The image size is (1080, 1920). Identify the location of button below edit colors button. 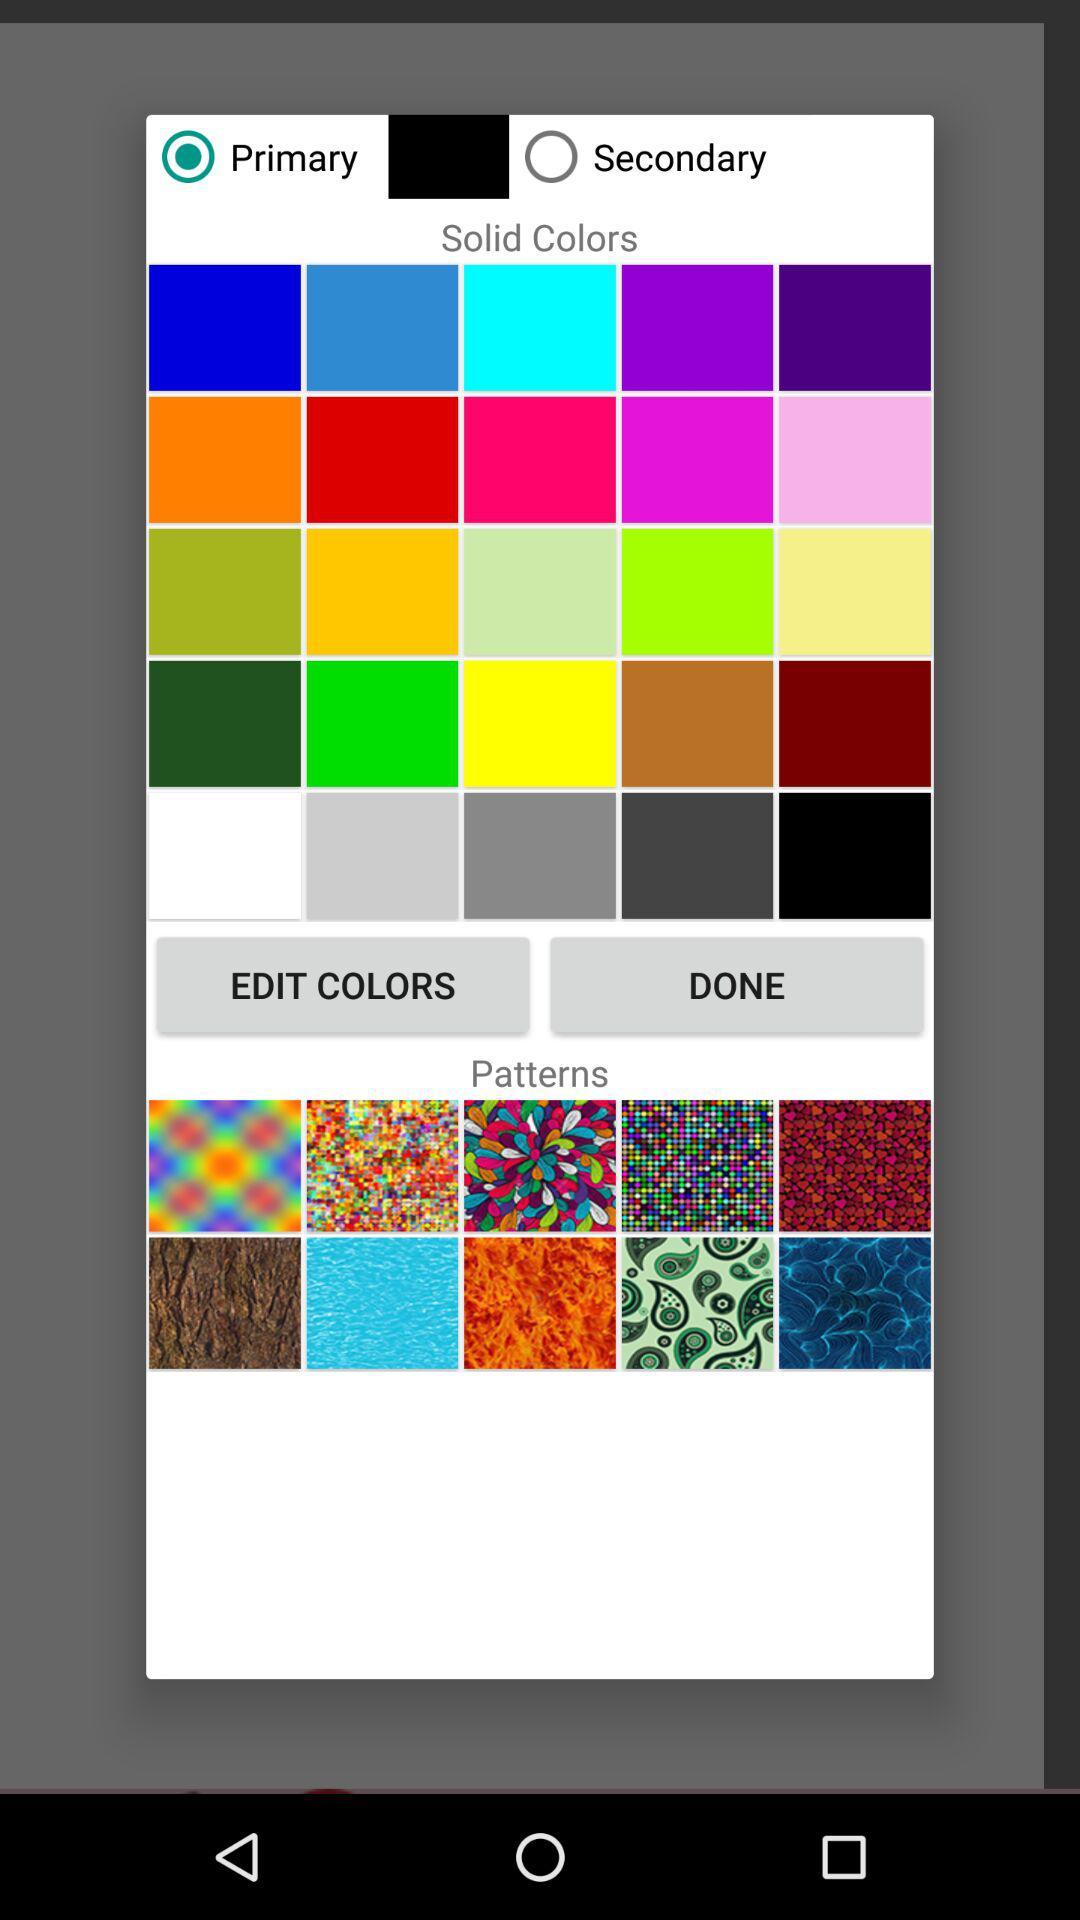
(382, 1165).